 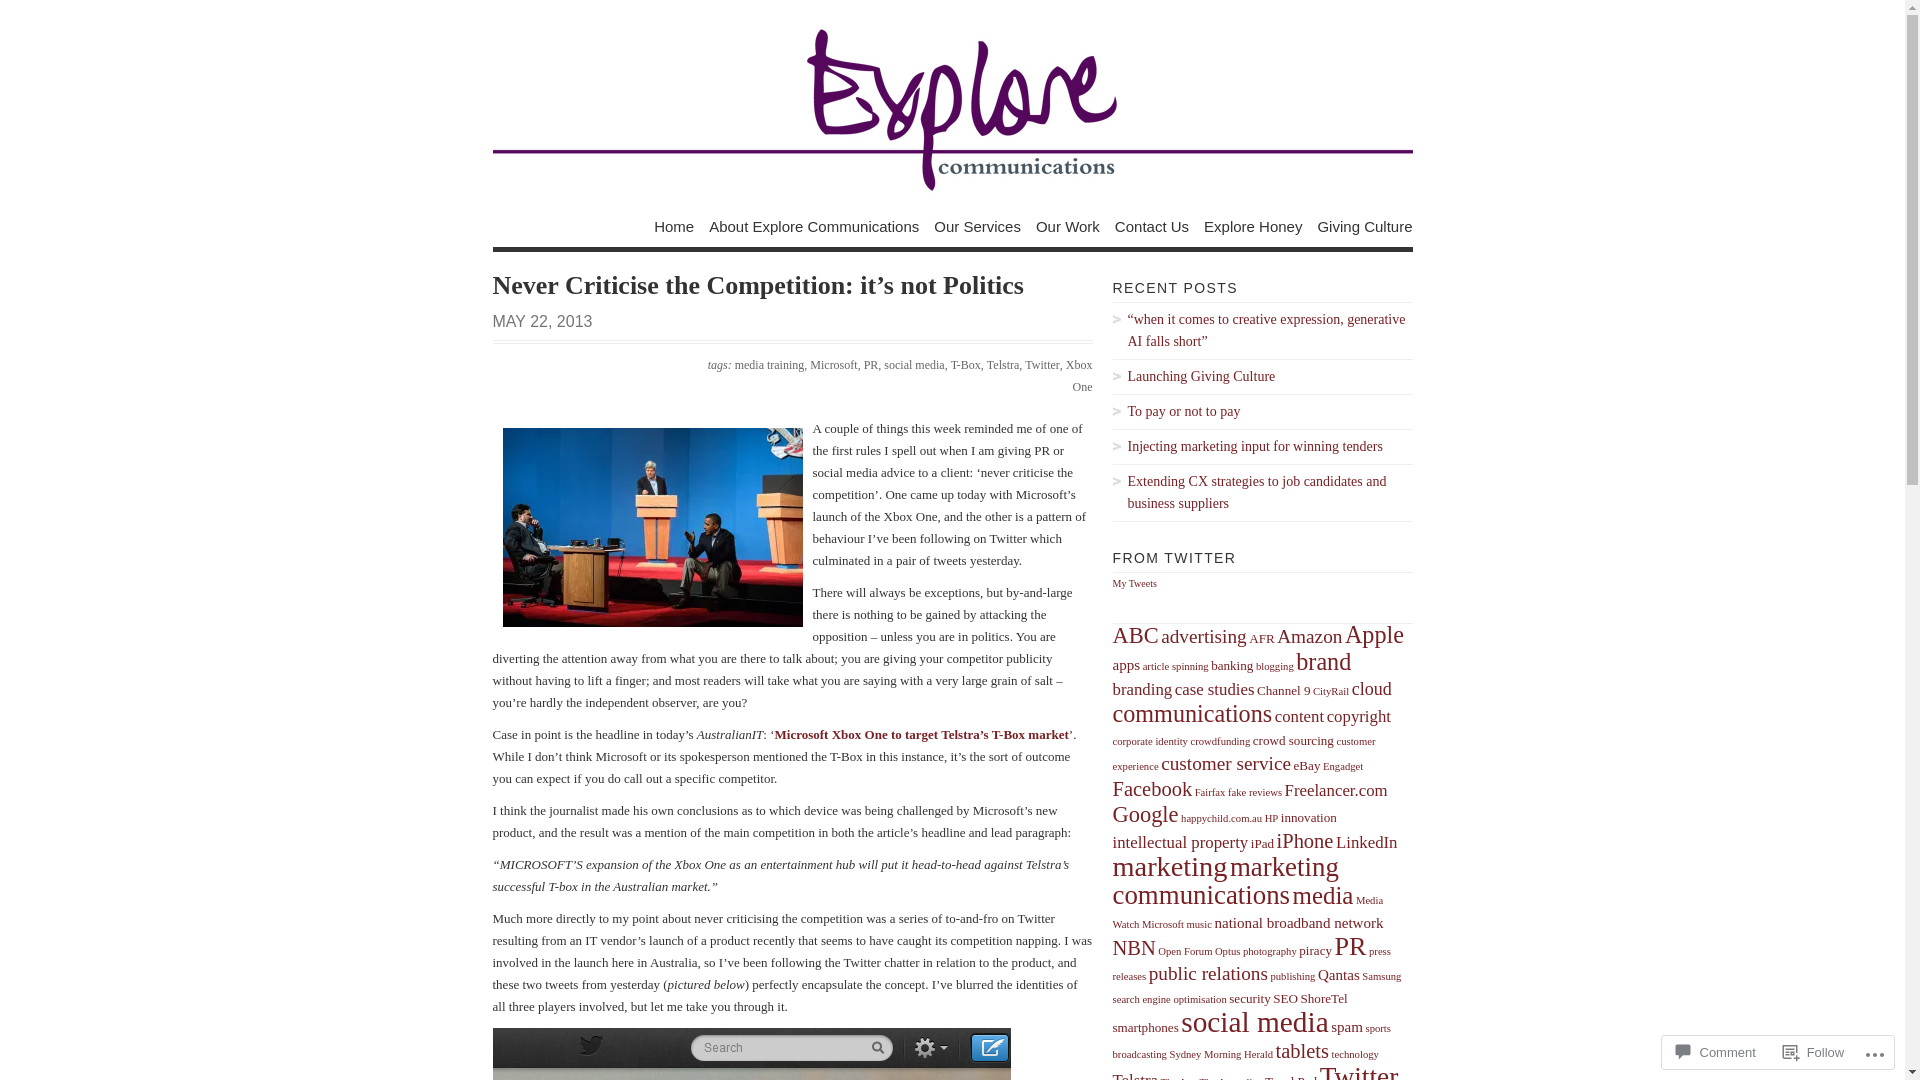 I want to click on 'national broadband network', so click(x=1213, y=922).